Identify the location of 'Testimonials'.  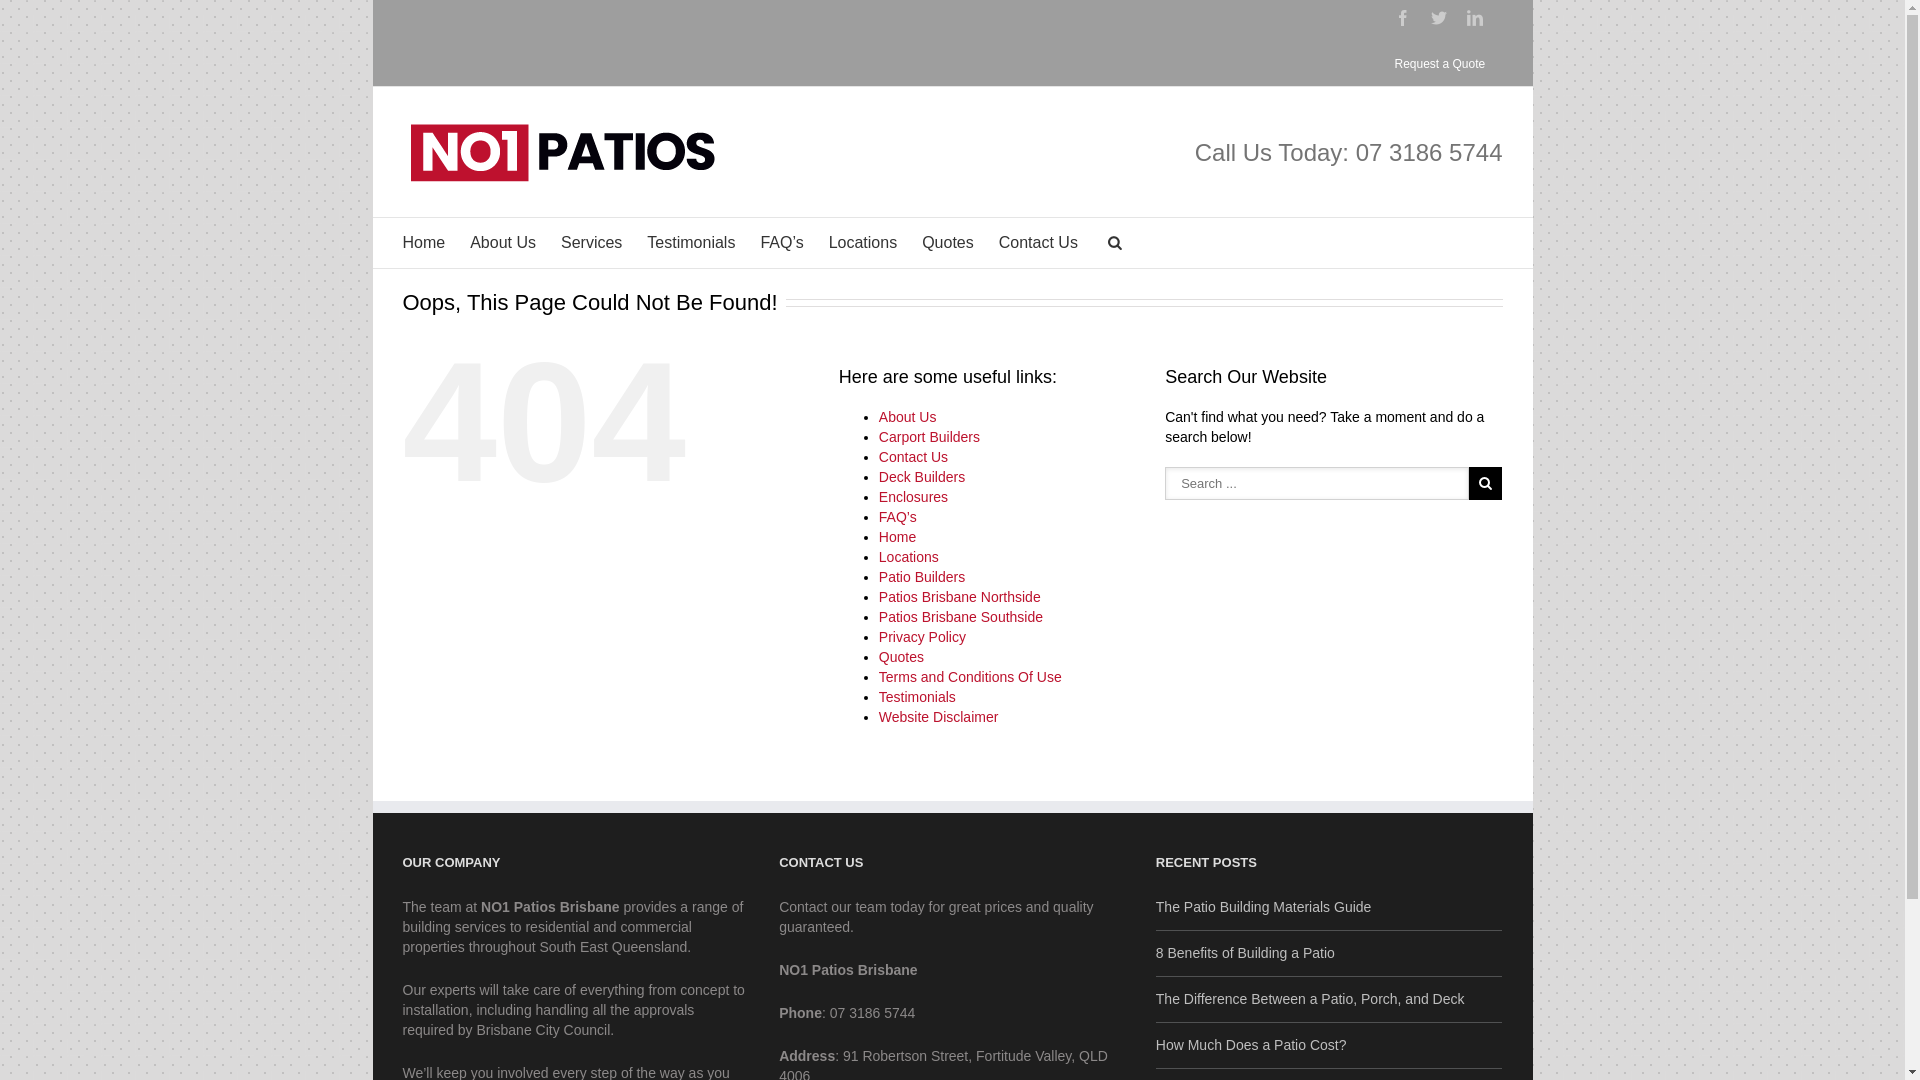
(691, 242).